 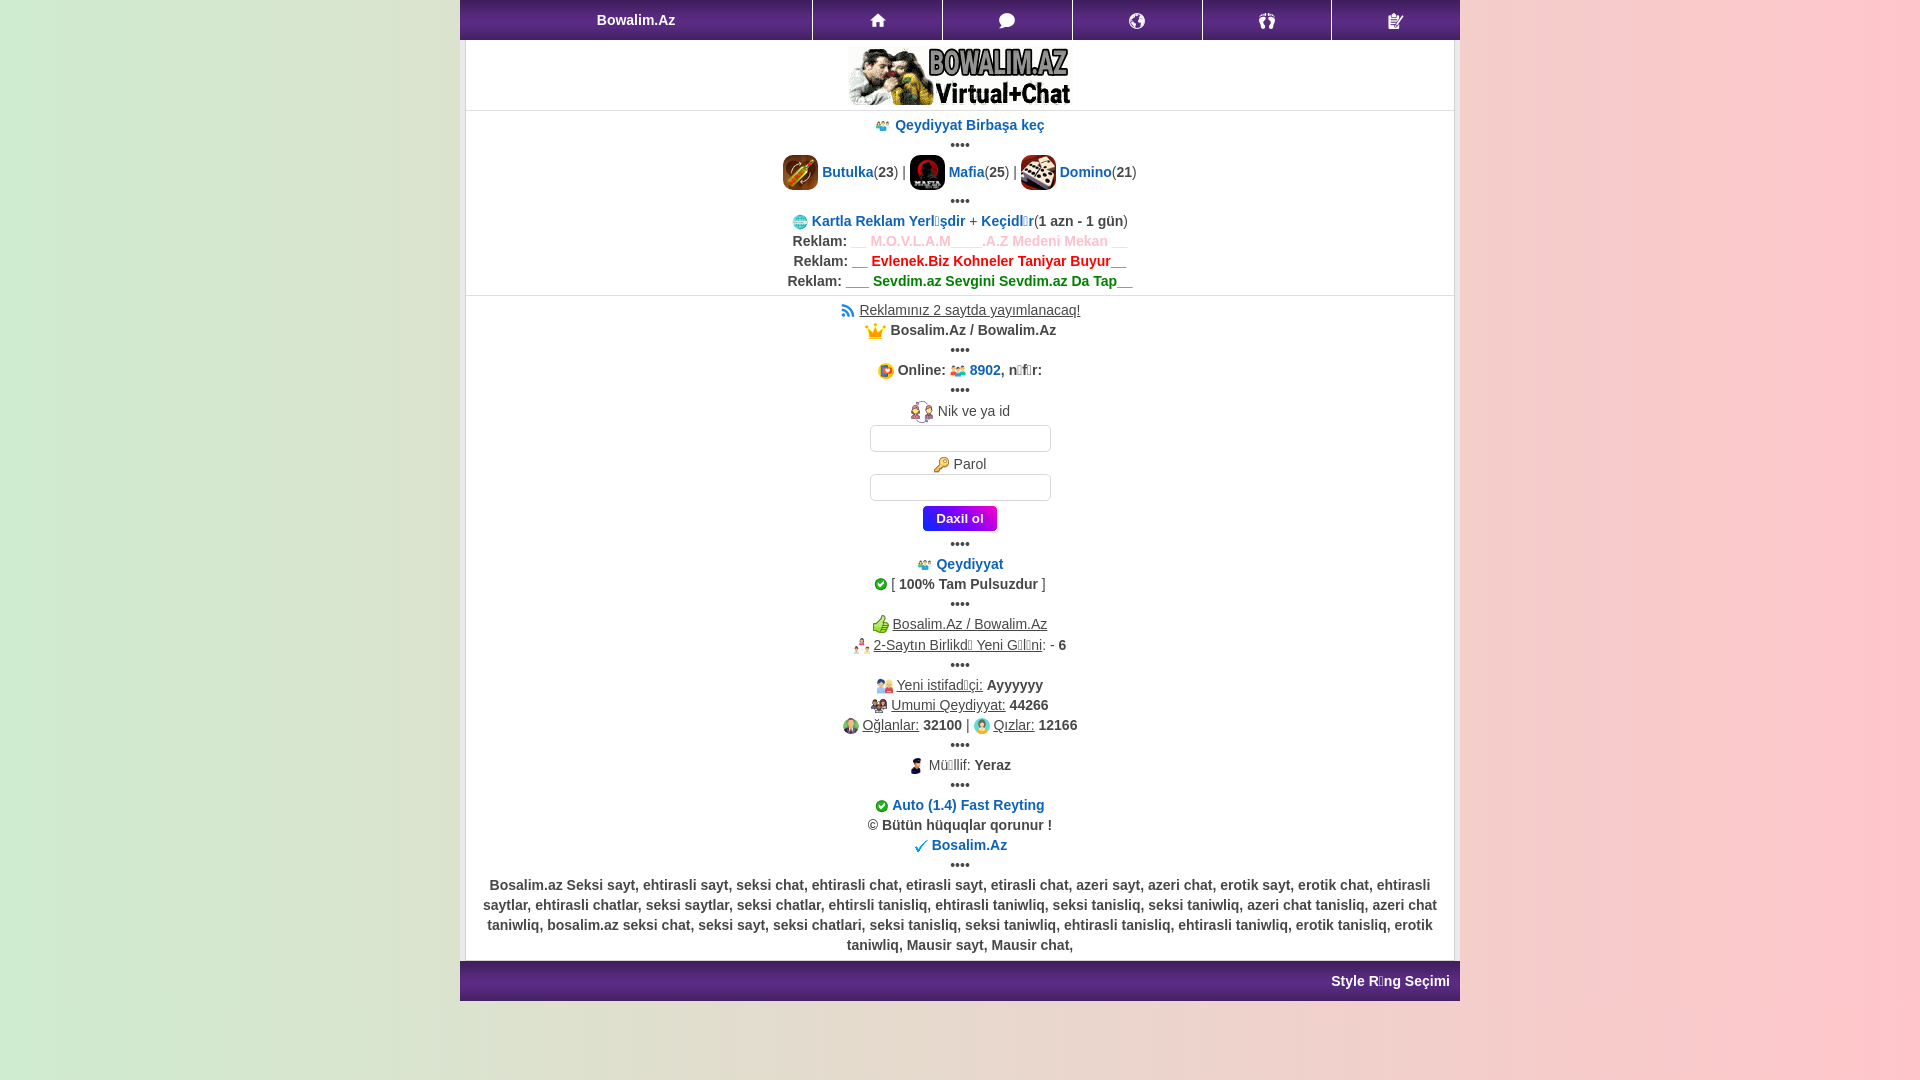 What do you see at coordinates (1137, 19) in the screenshot?
I see `'Bildirisler'` at bounding box center [1137, 19].